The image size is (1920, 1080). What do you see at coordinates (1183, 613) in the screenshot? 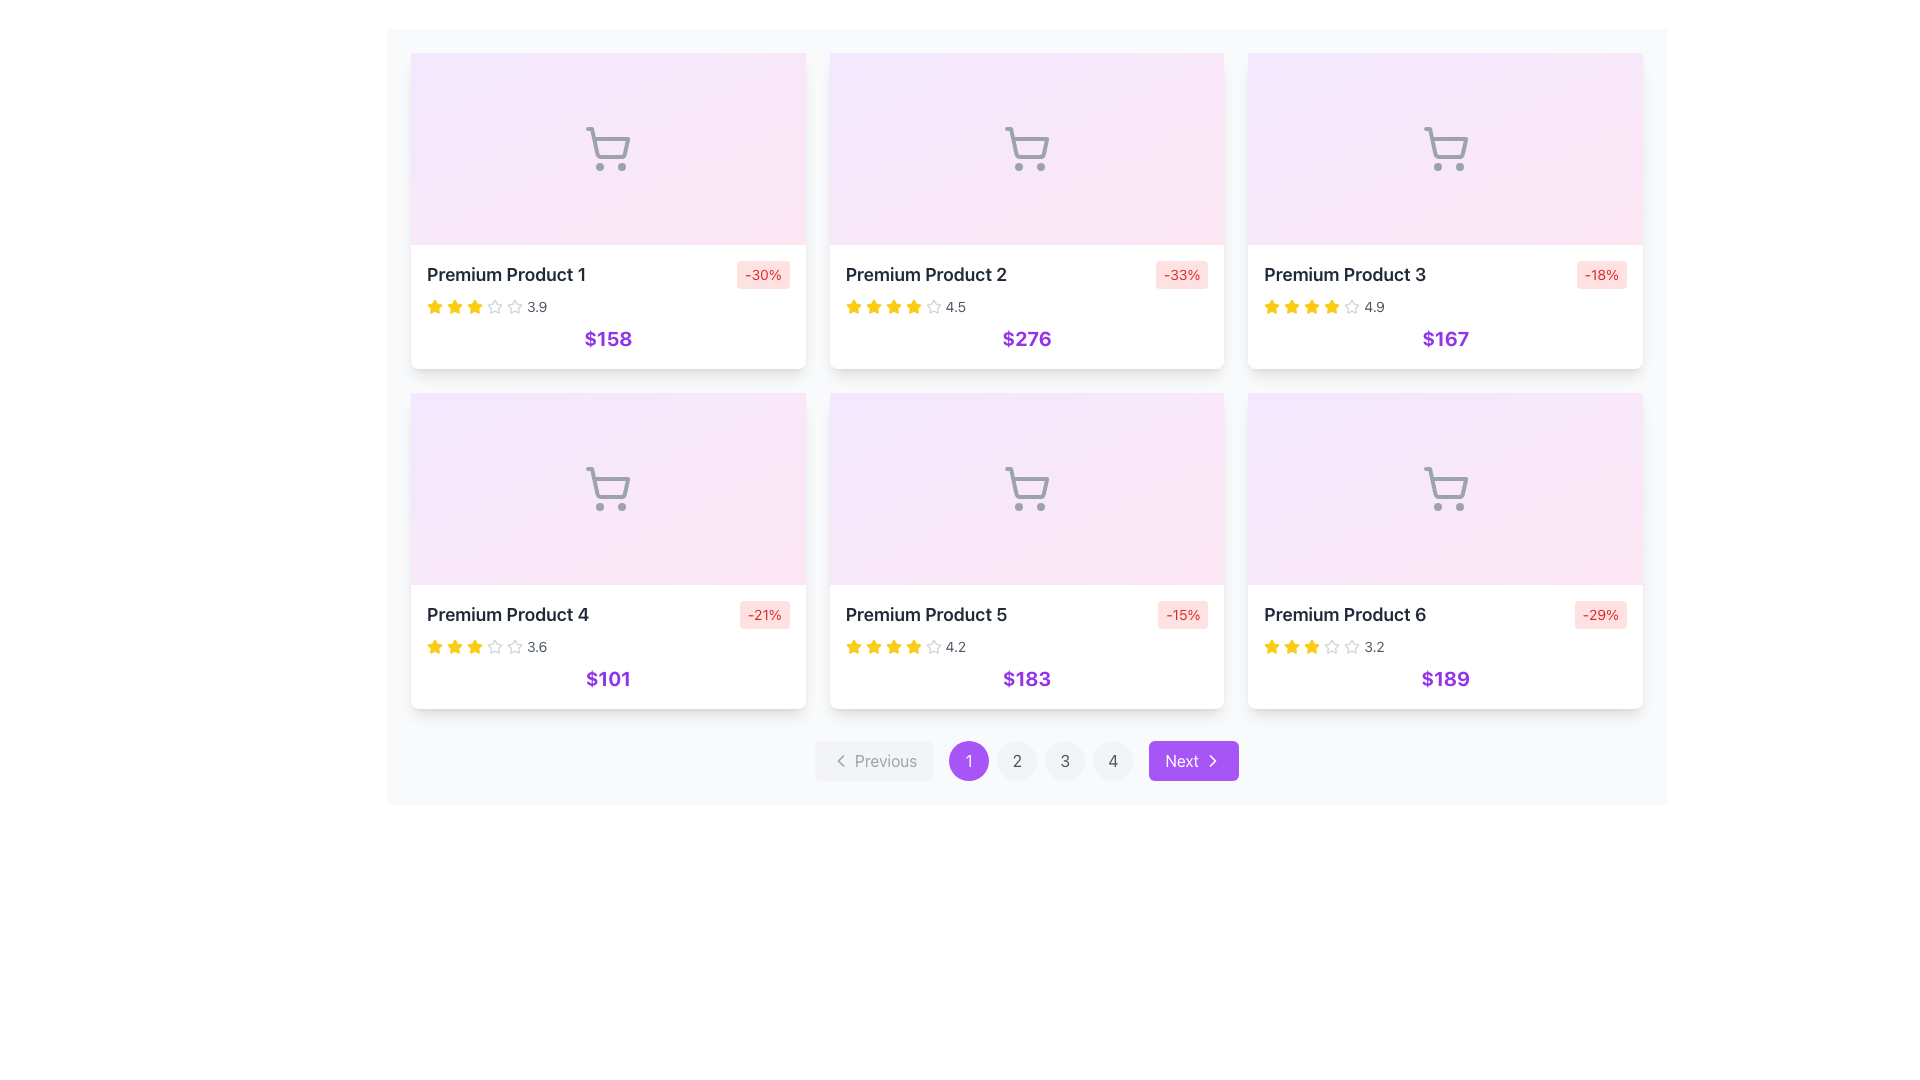
I see `the discount percentage Badge located at the top-right corner of the 'Premium Product 5' card, positioned directly to the right of the title and rating section` at bounding box center [1183, 613].